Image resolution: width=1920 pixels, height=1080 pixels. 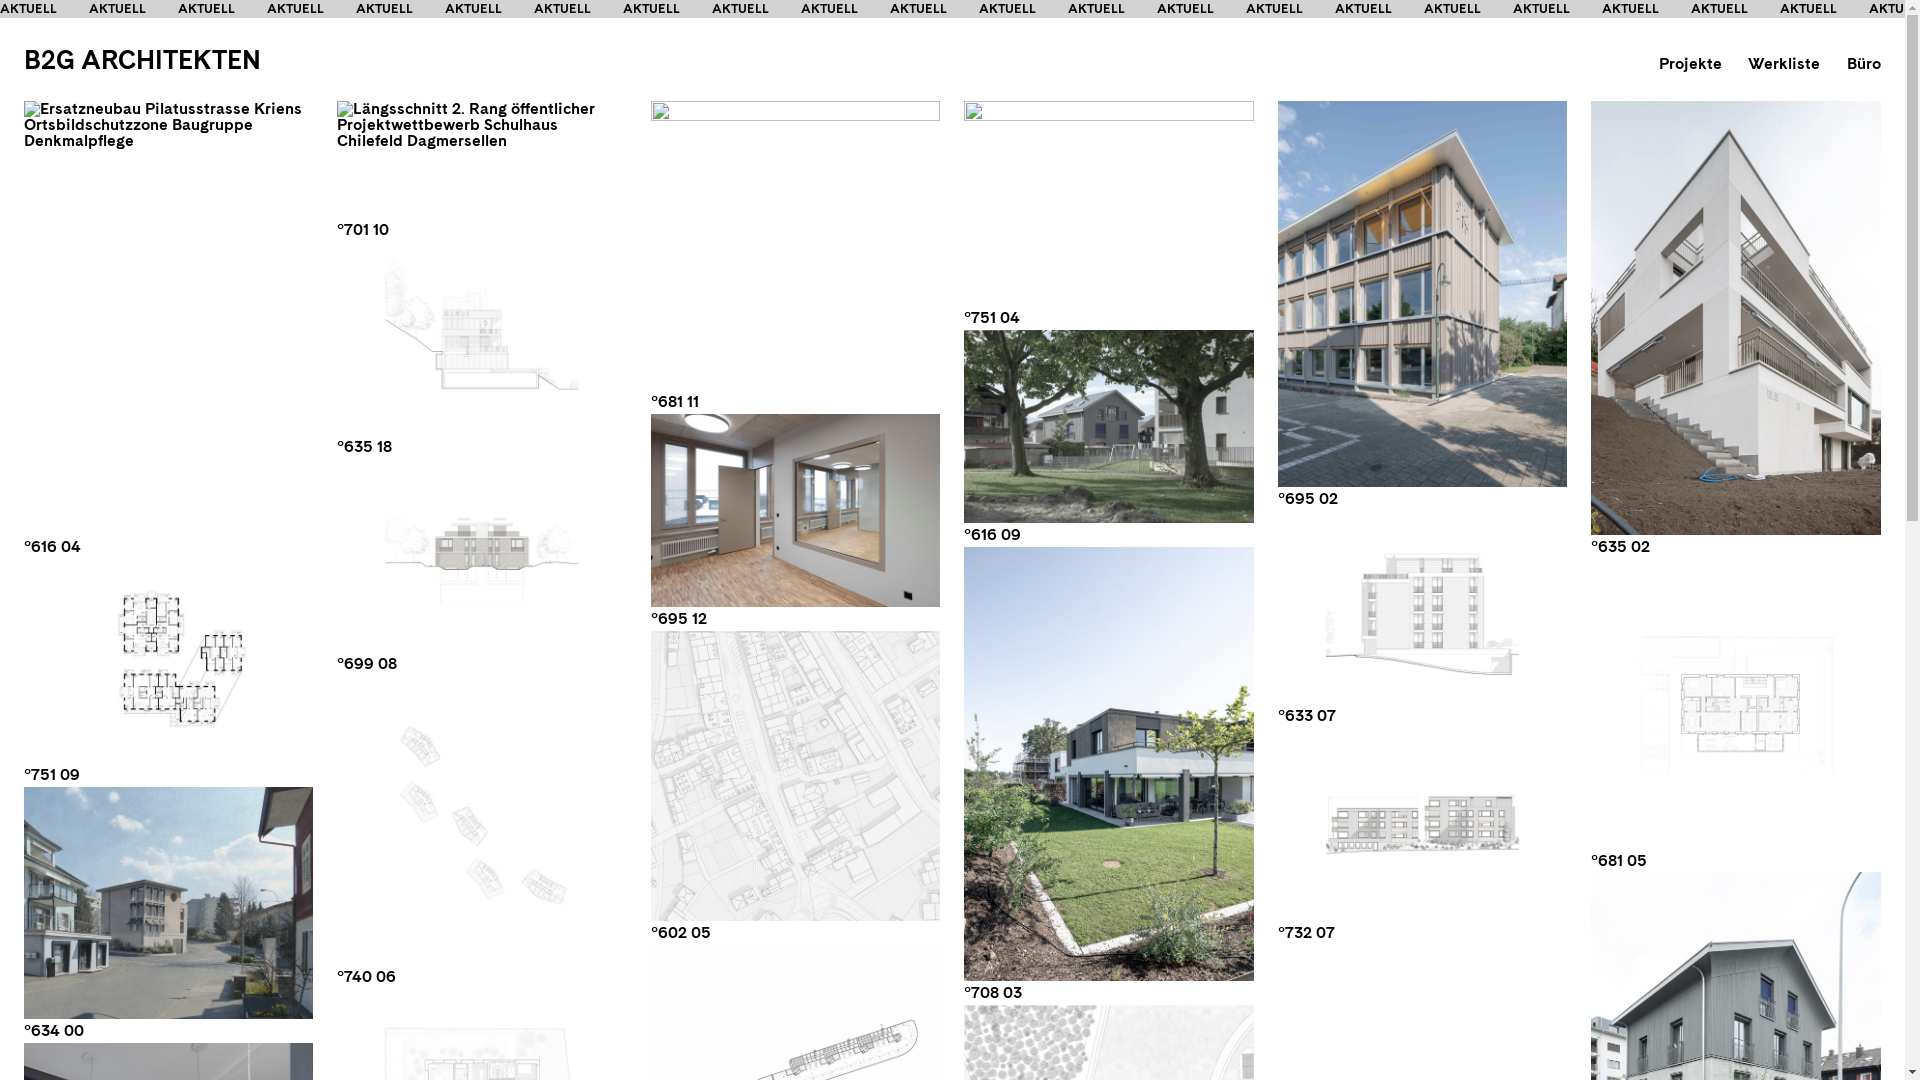 I want to click on 'Projekte', so click(x=1689, y=62).